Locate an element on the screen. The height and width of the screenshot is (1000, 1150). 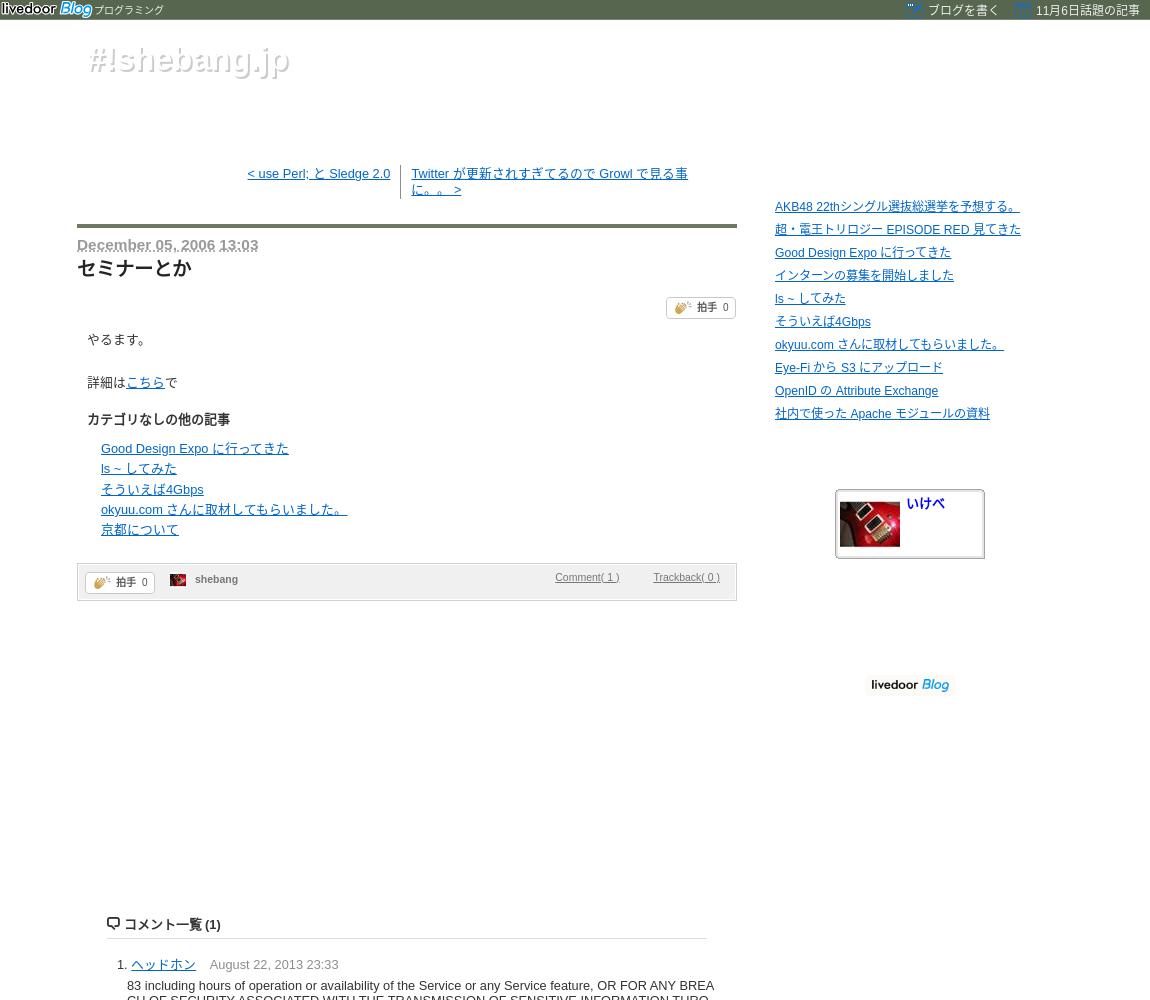
'超・電王トリロジー EPISODE RED 見てきた' is located at coordinates (773, 229).